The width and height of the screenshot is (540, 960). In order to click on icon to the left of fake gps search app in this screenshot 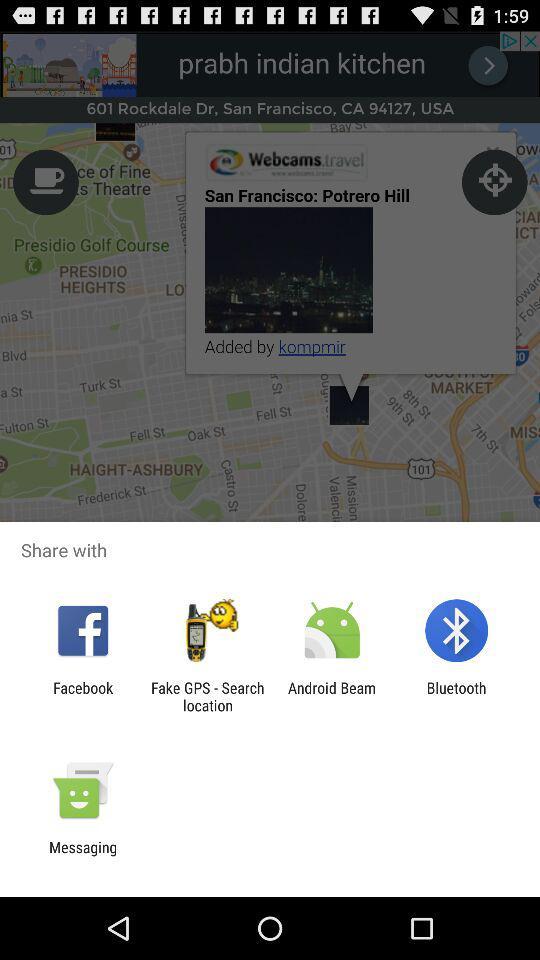, I will do `click(82, 696)`.